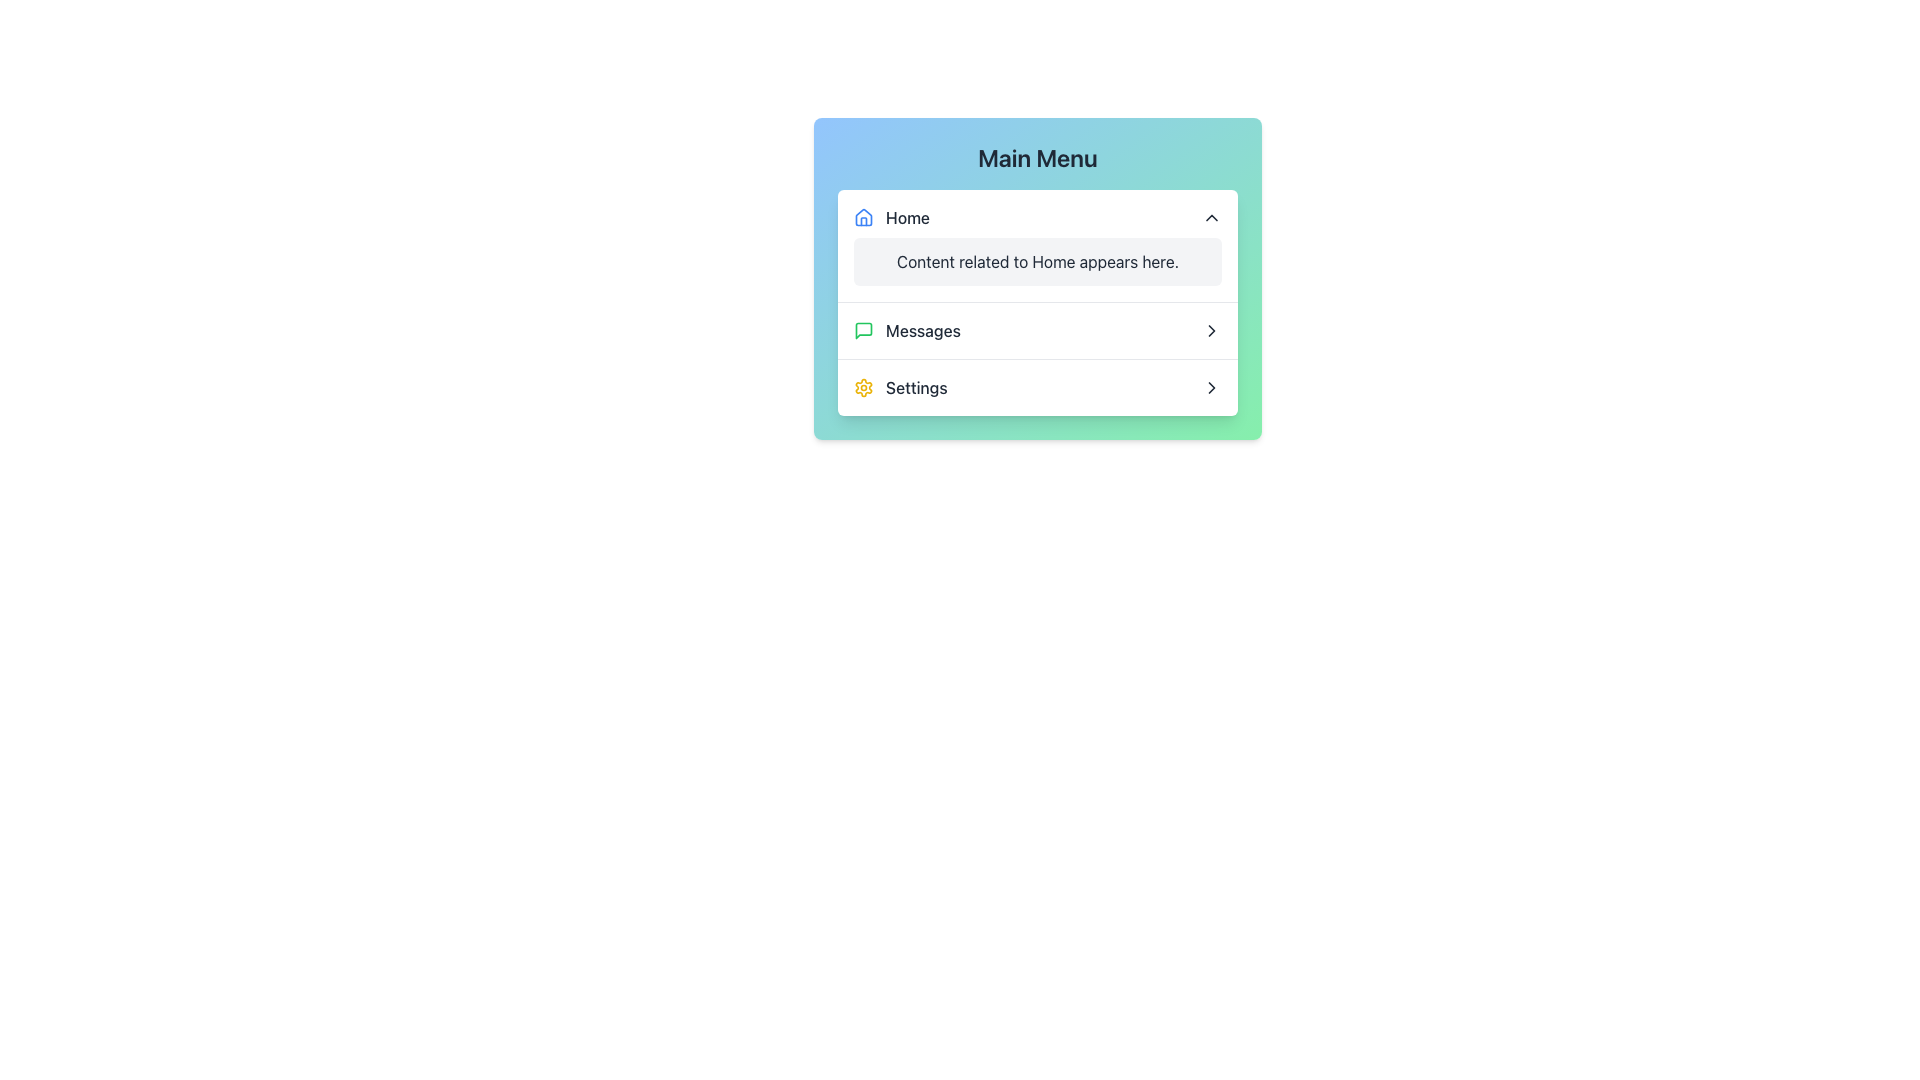 This screenshot has width=1920, height=1080. Describe the element at coordinates (864, 388) in the screenshot. I see `the settings icon located in the bottom row of the 'Main Menu'` at that location.